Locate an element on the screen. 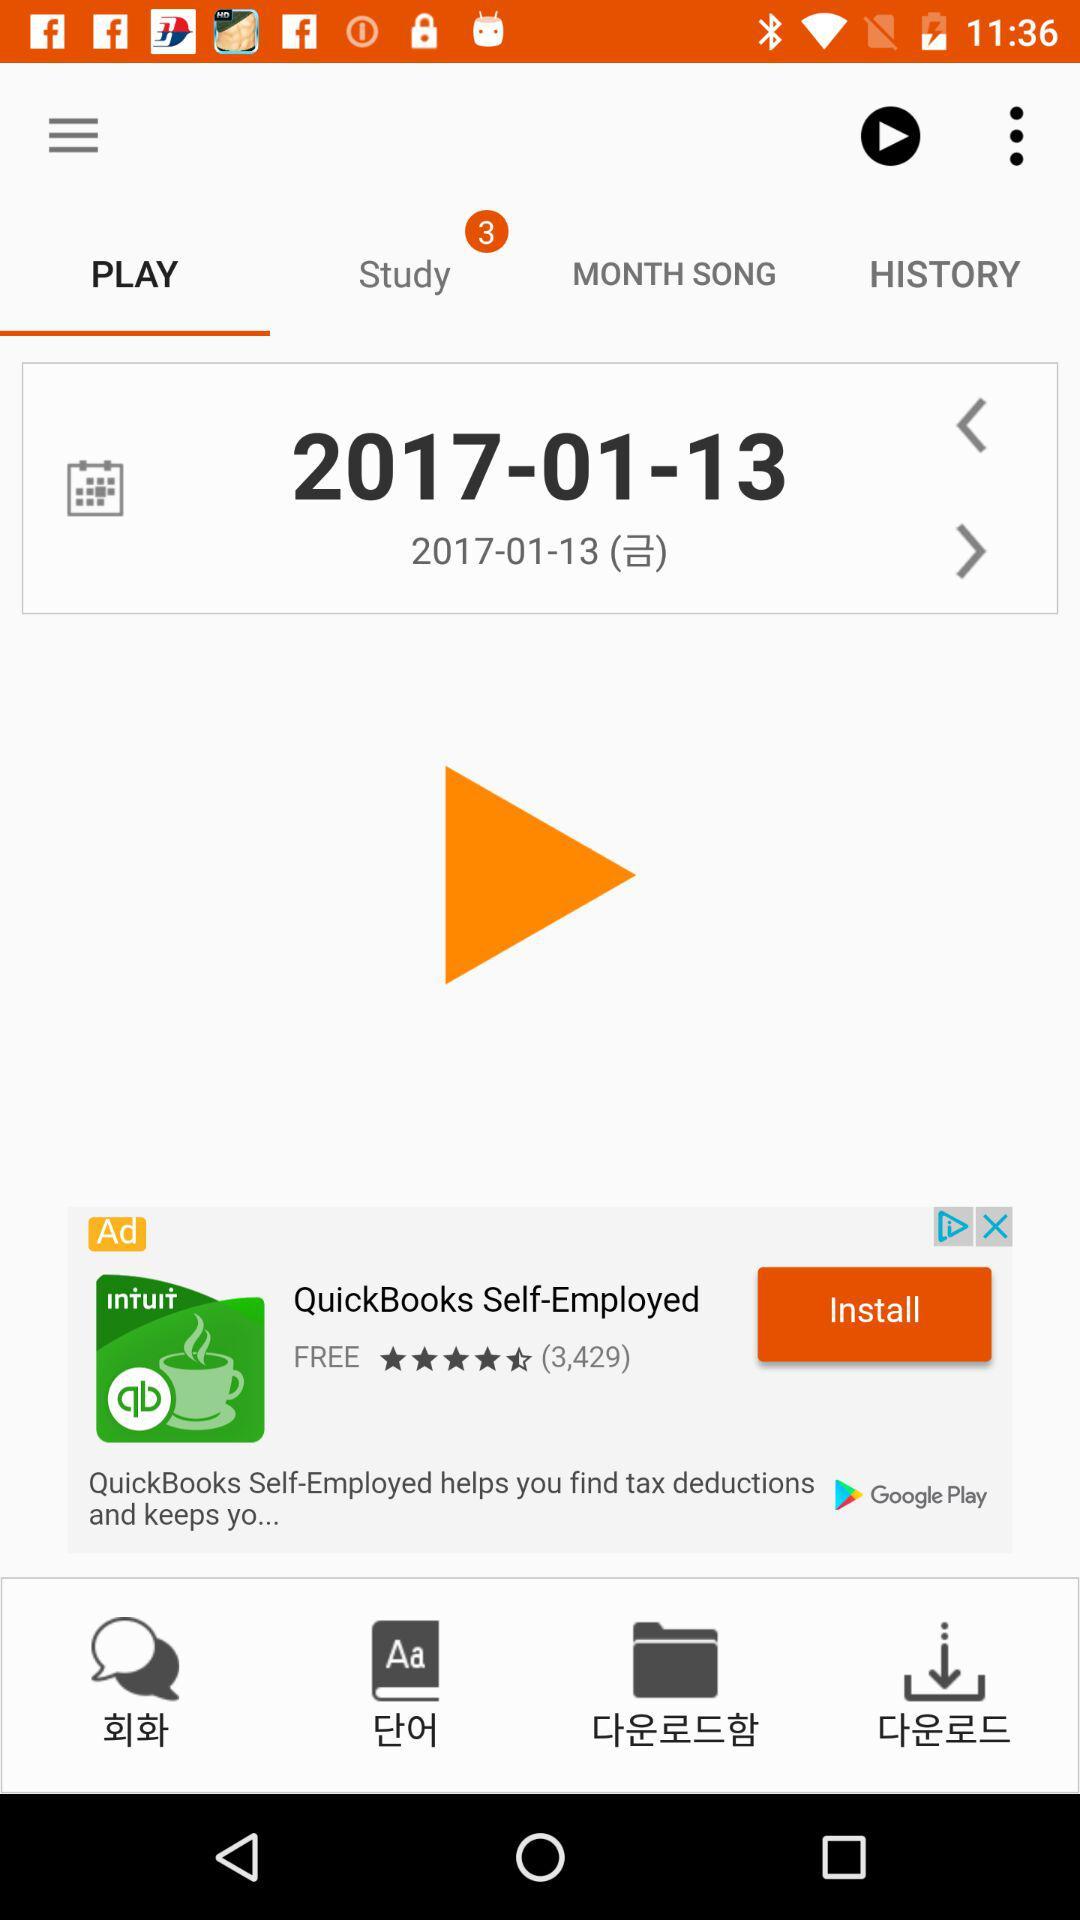 The height and width of the screenshot is (1920, 1080). go next is located at coordinates (970, 551).